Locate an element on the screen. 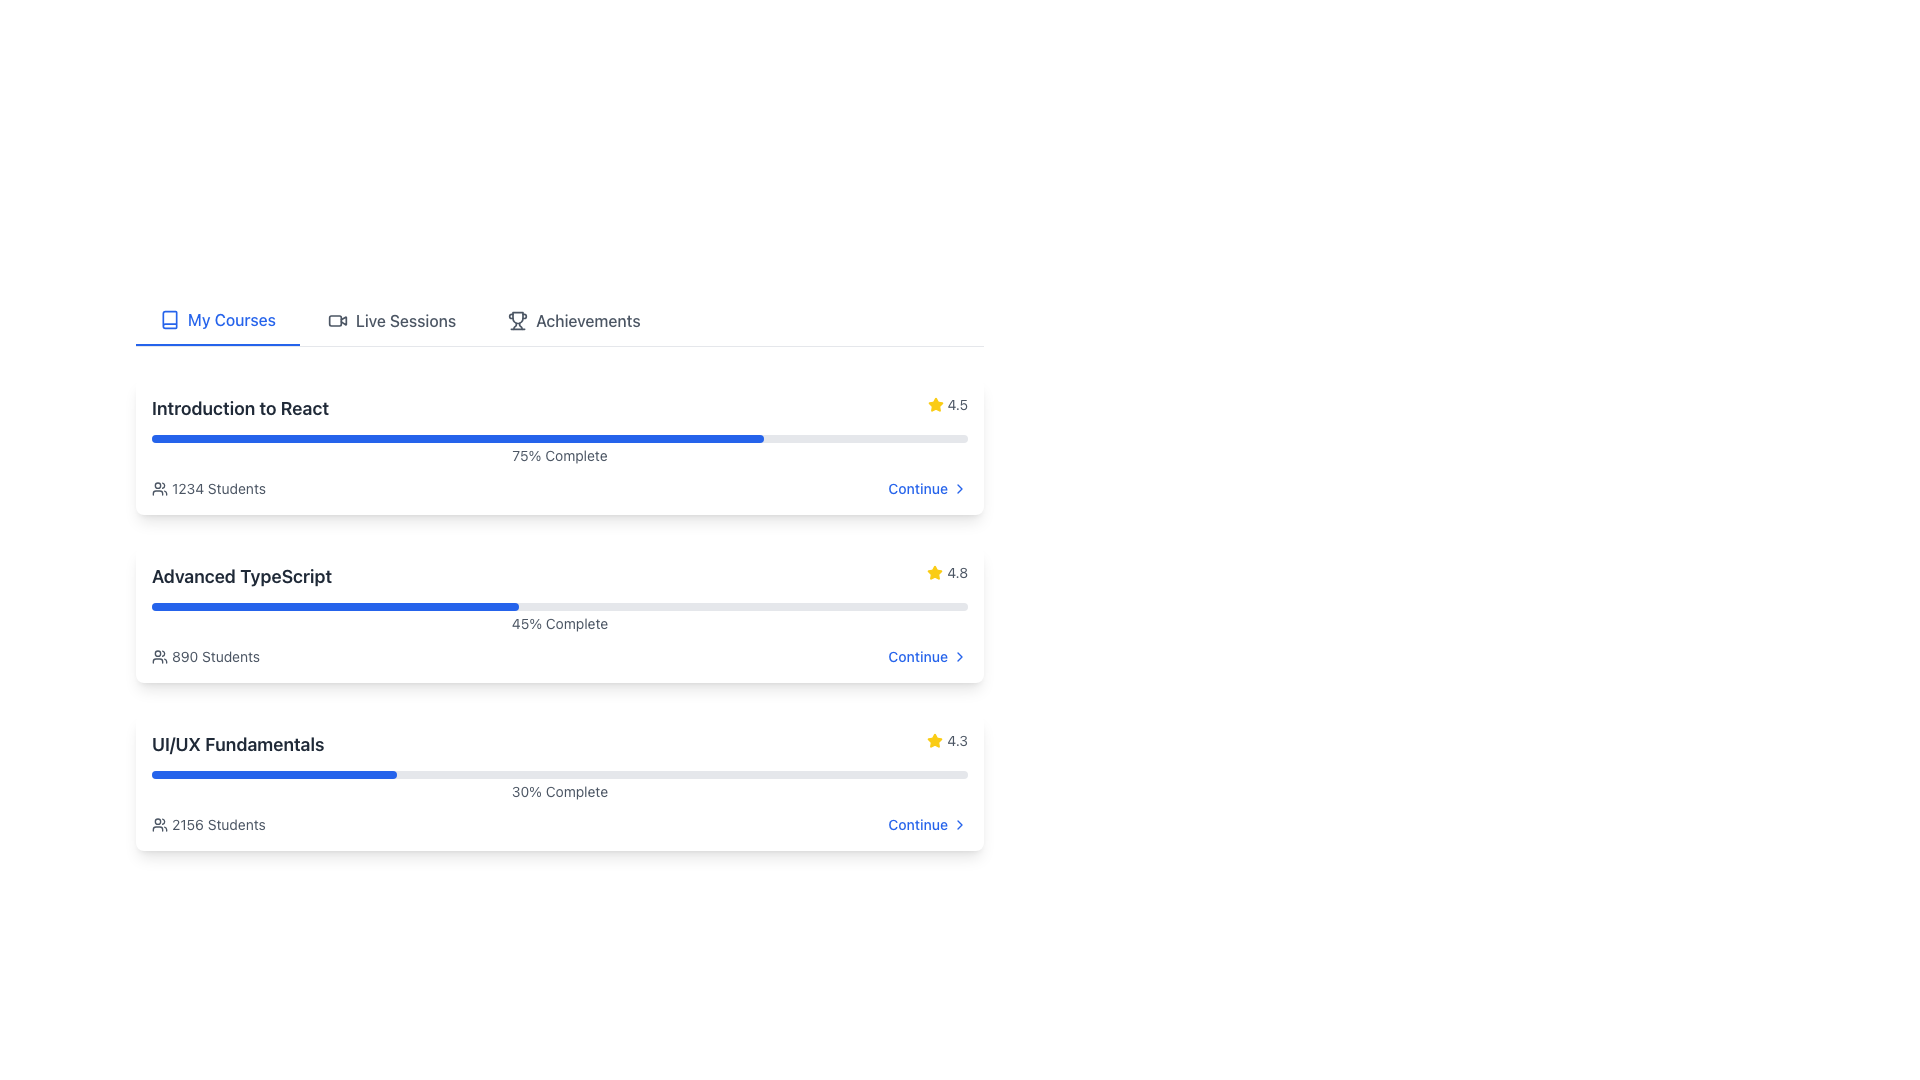 The width and height of the screenshot is (1920, 1080). the bright yellow star icon used for rating, located adjacent to the text '4.5' in the 'Introduction to React' card is located at coordinates (934, 572).